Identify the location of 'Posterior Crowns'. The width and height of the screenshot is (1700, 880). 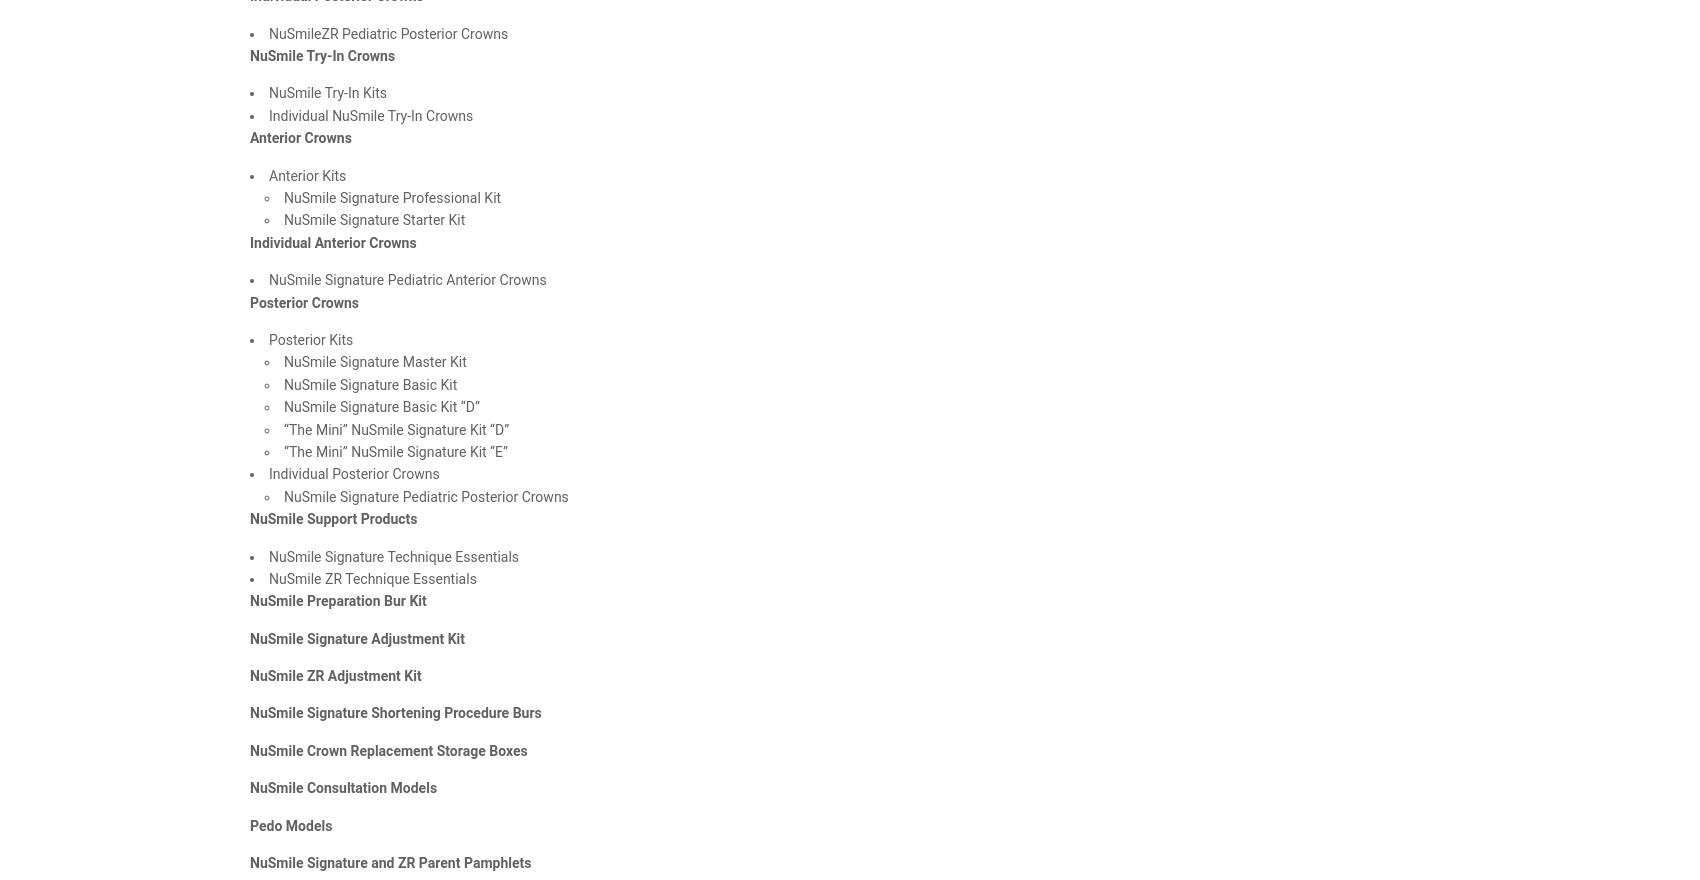
(304, 301).